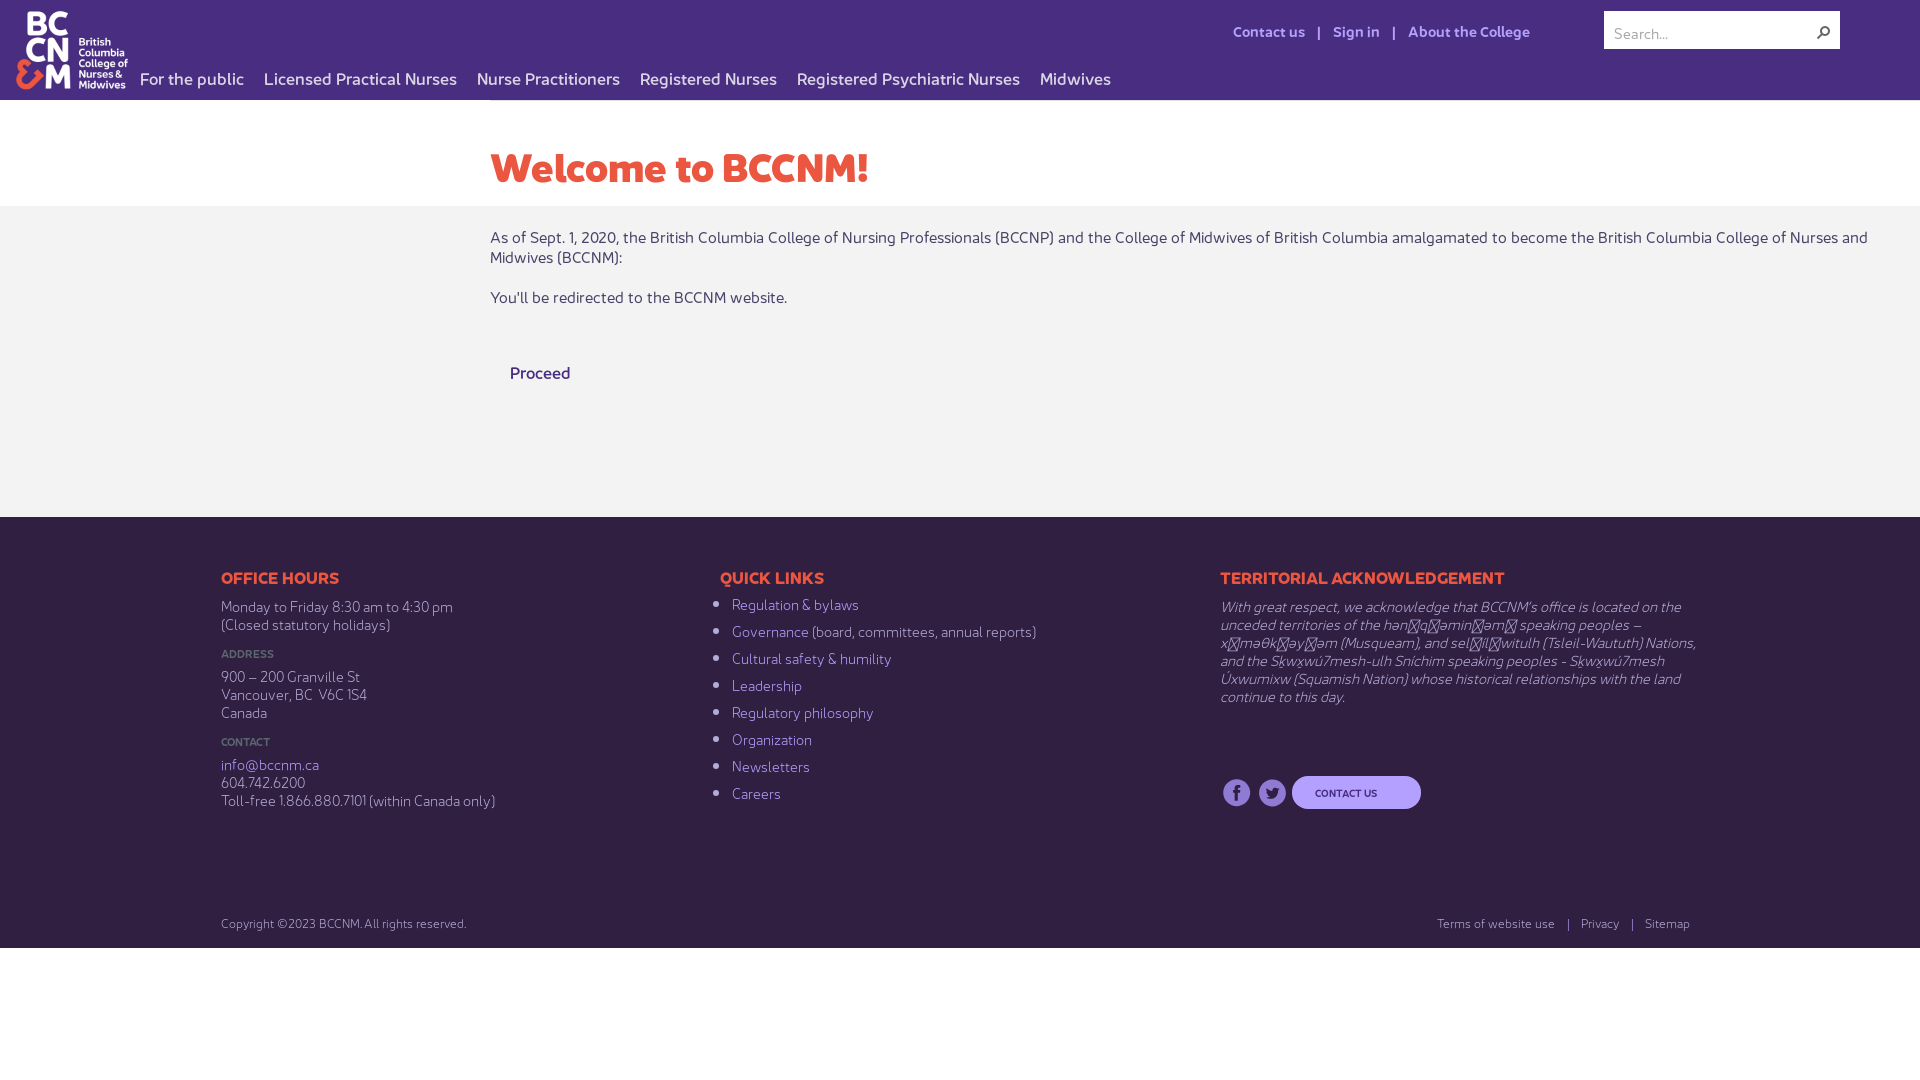 This screenshot has width=1920, height=1080. What do you see at coordinates (1342, 30) in the screenshot?
I see `'Sign in'` at bounding box center [1342, 30].